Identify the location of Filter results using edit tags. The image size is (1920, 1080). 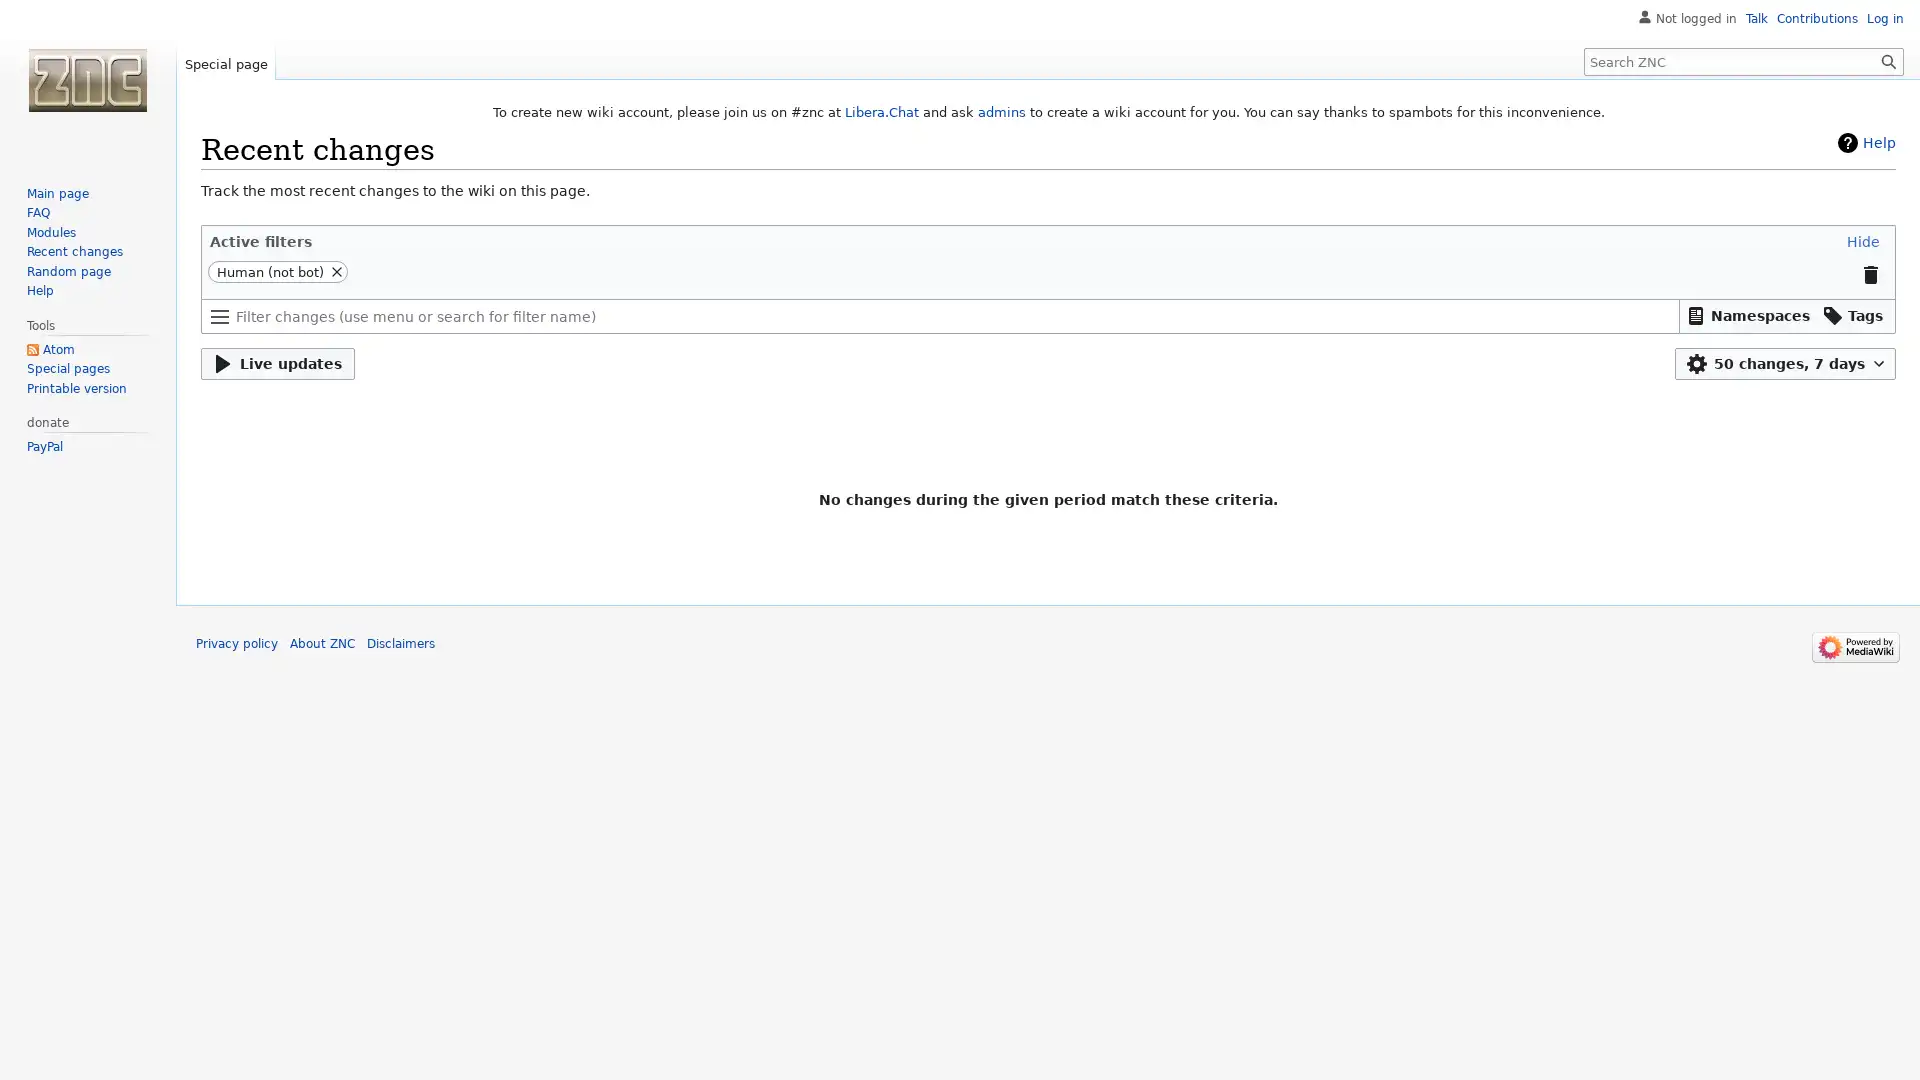
(1852, 315).